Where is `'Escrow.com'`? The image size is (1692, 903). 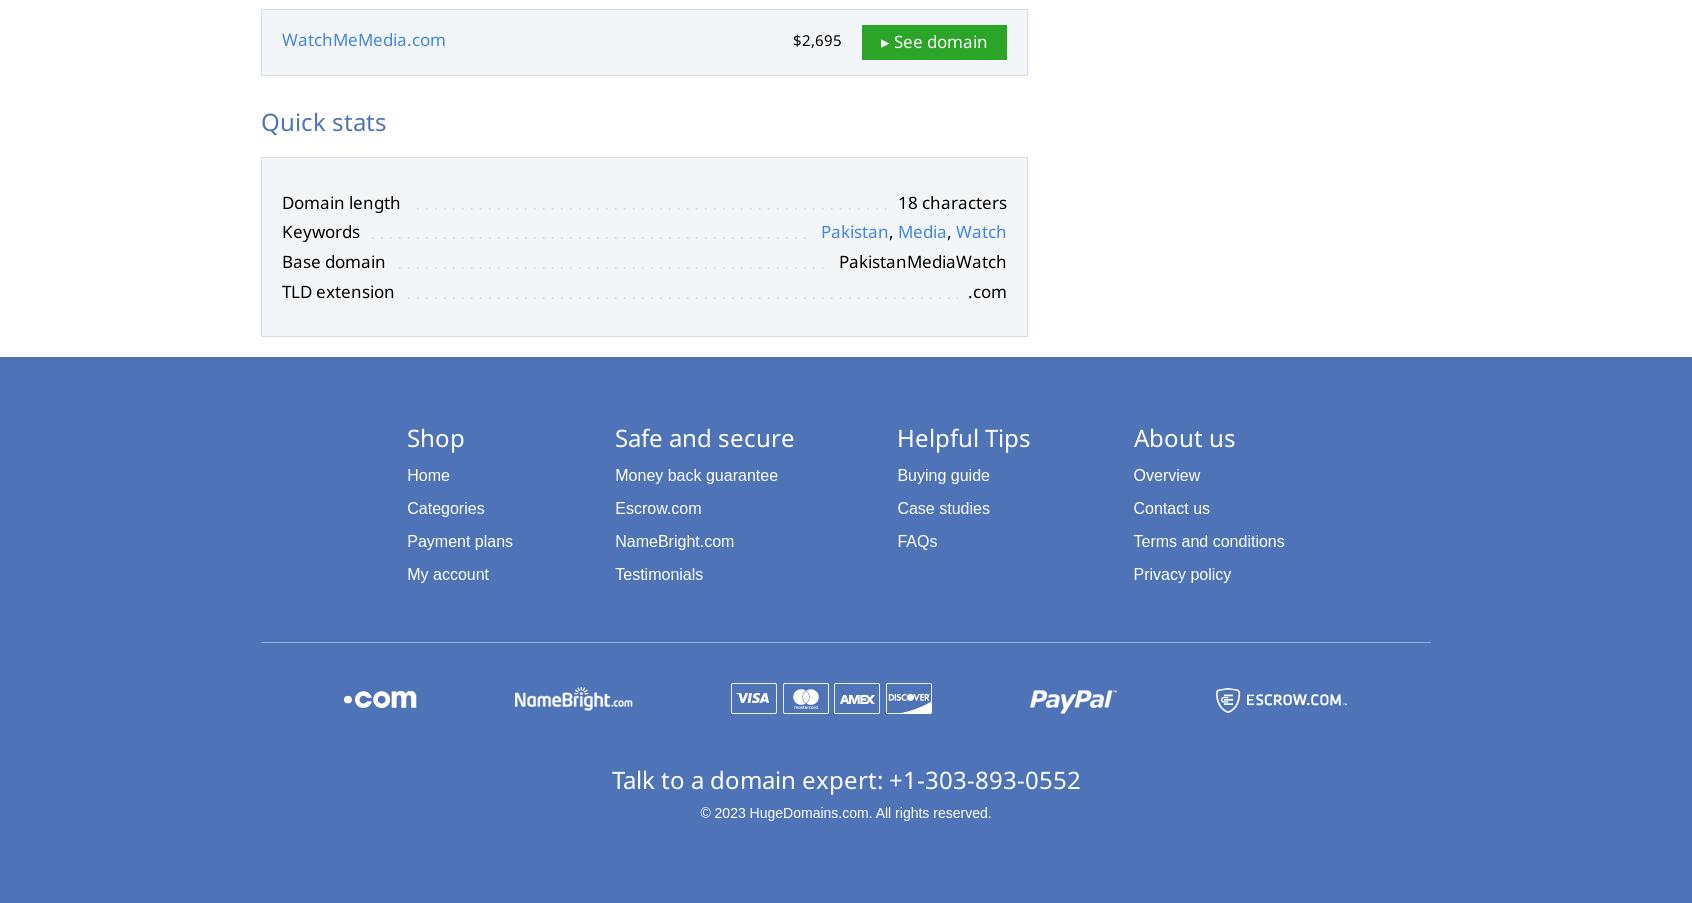
'Escrow.com' is located at coordinates (614, 508).